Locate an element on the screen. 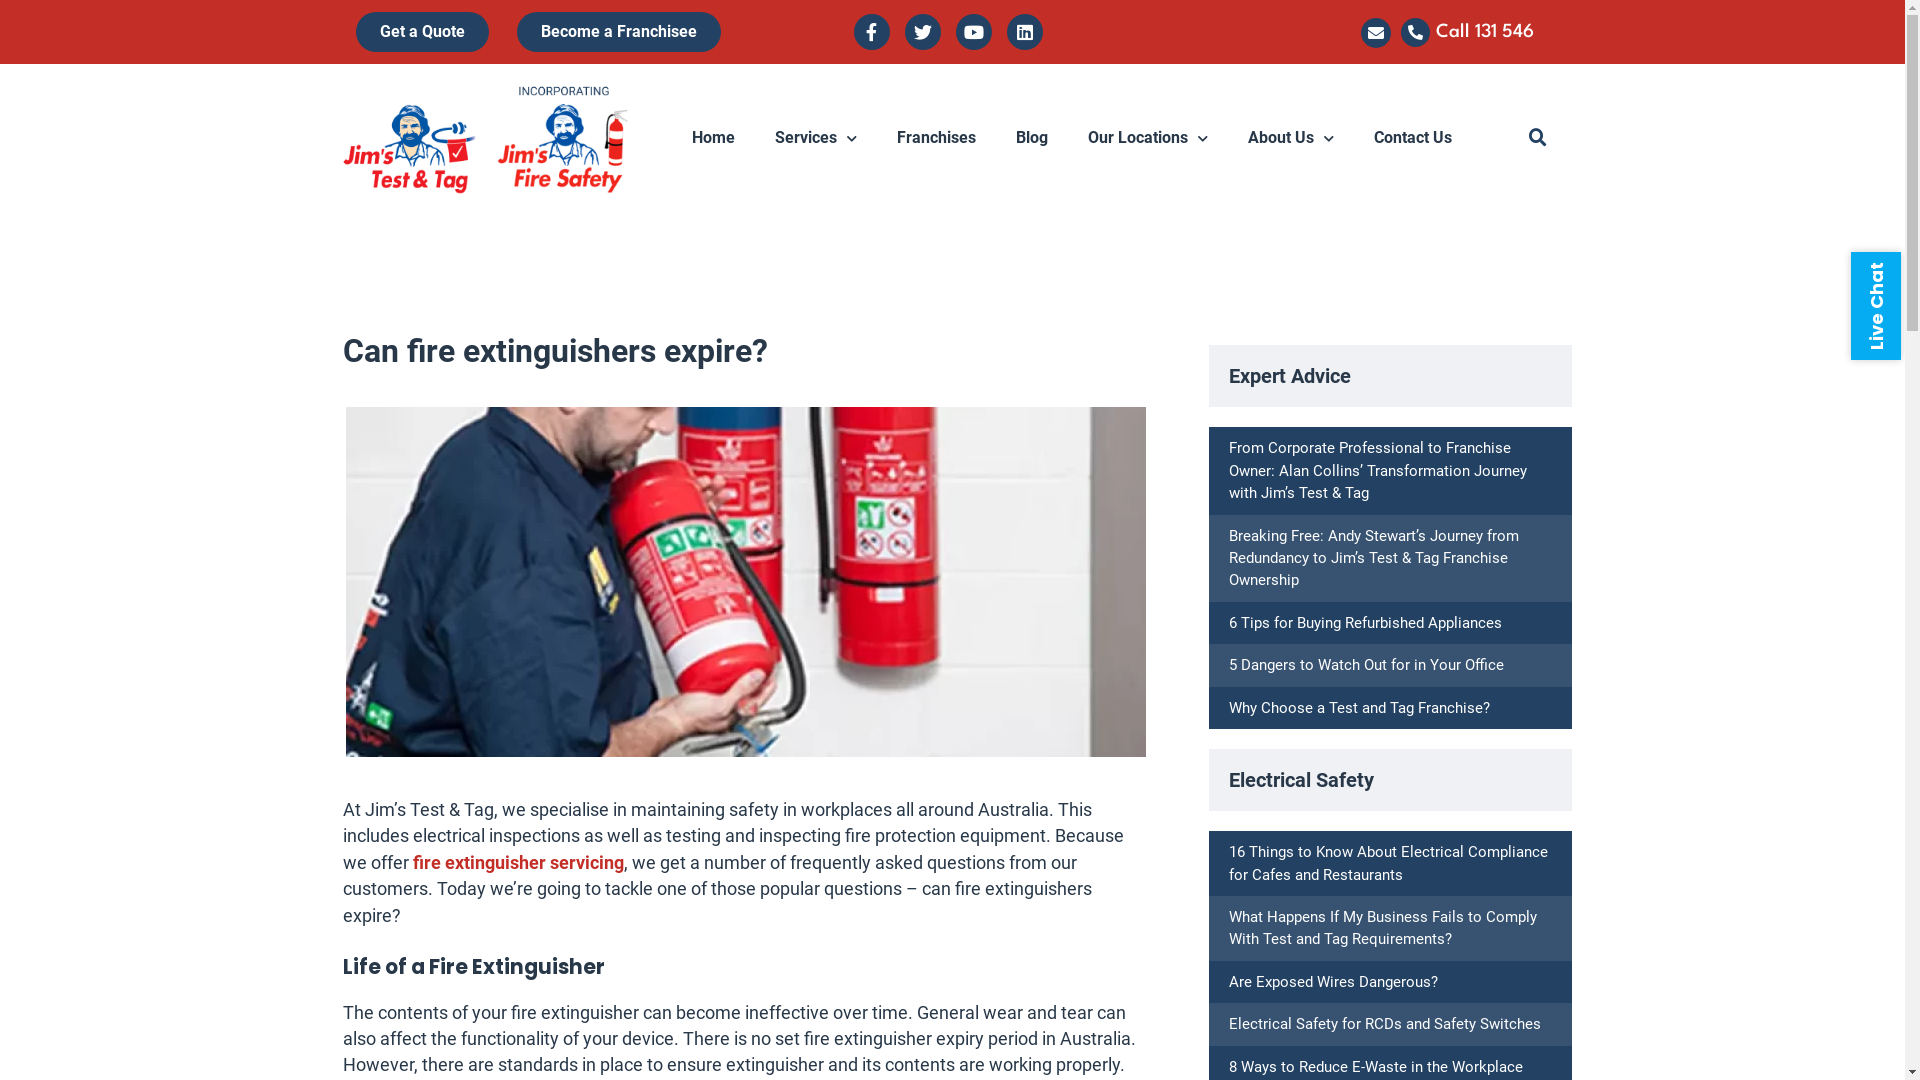 The height and width of the screenshot is (1080, 1920). 'Call 131 546' is located at coordinates (1484, 31).